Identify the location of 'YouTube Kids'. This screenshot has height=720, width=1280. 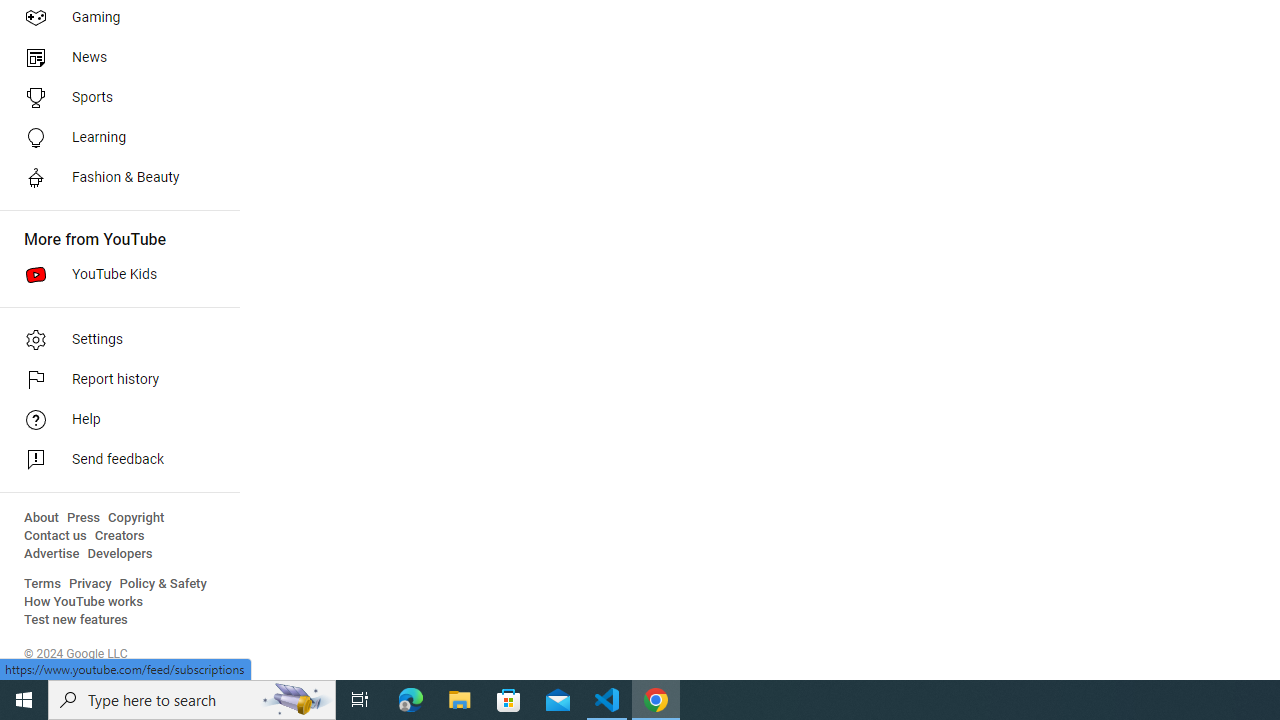
(112, 275).